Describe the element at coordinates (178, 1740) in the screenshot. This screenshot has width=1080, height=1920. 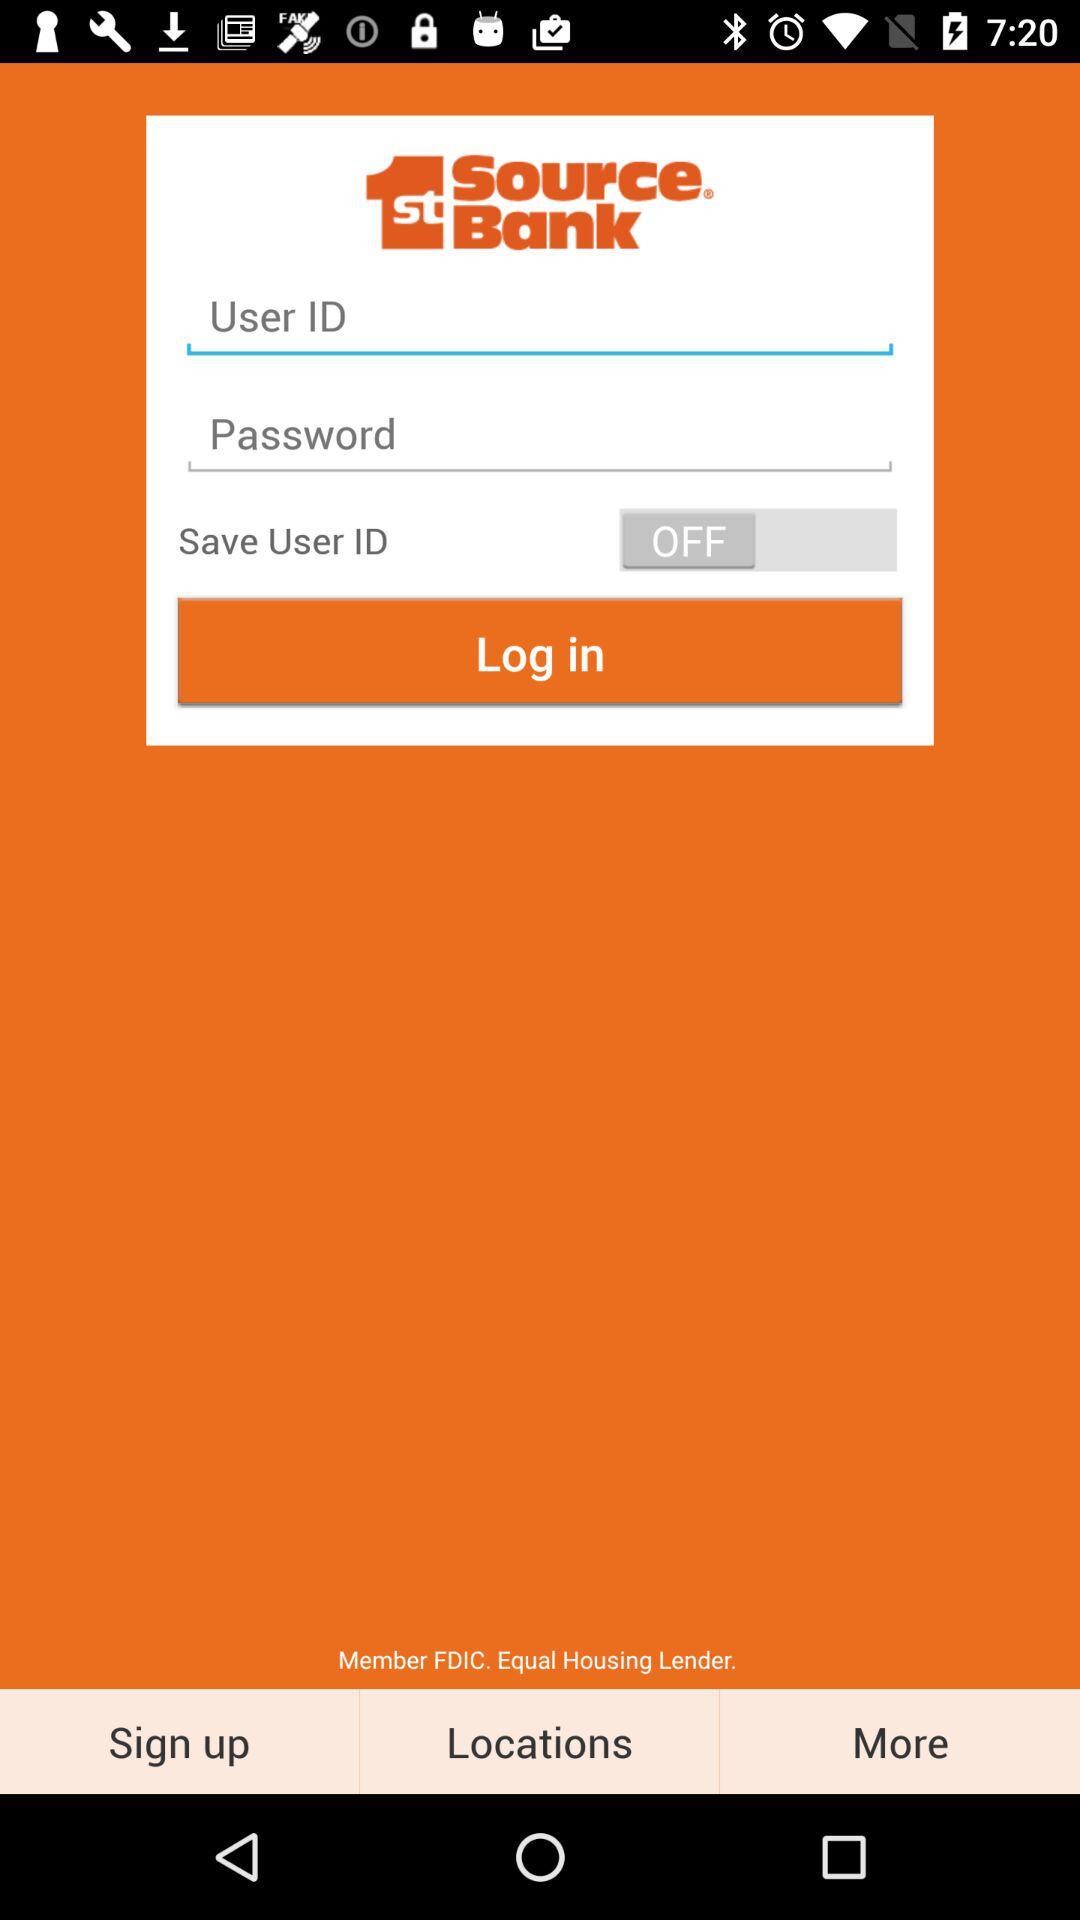
I see `the sign up icon` at that location.